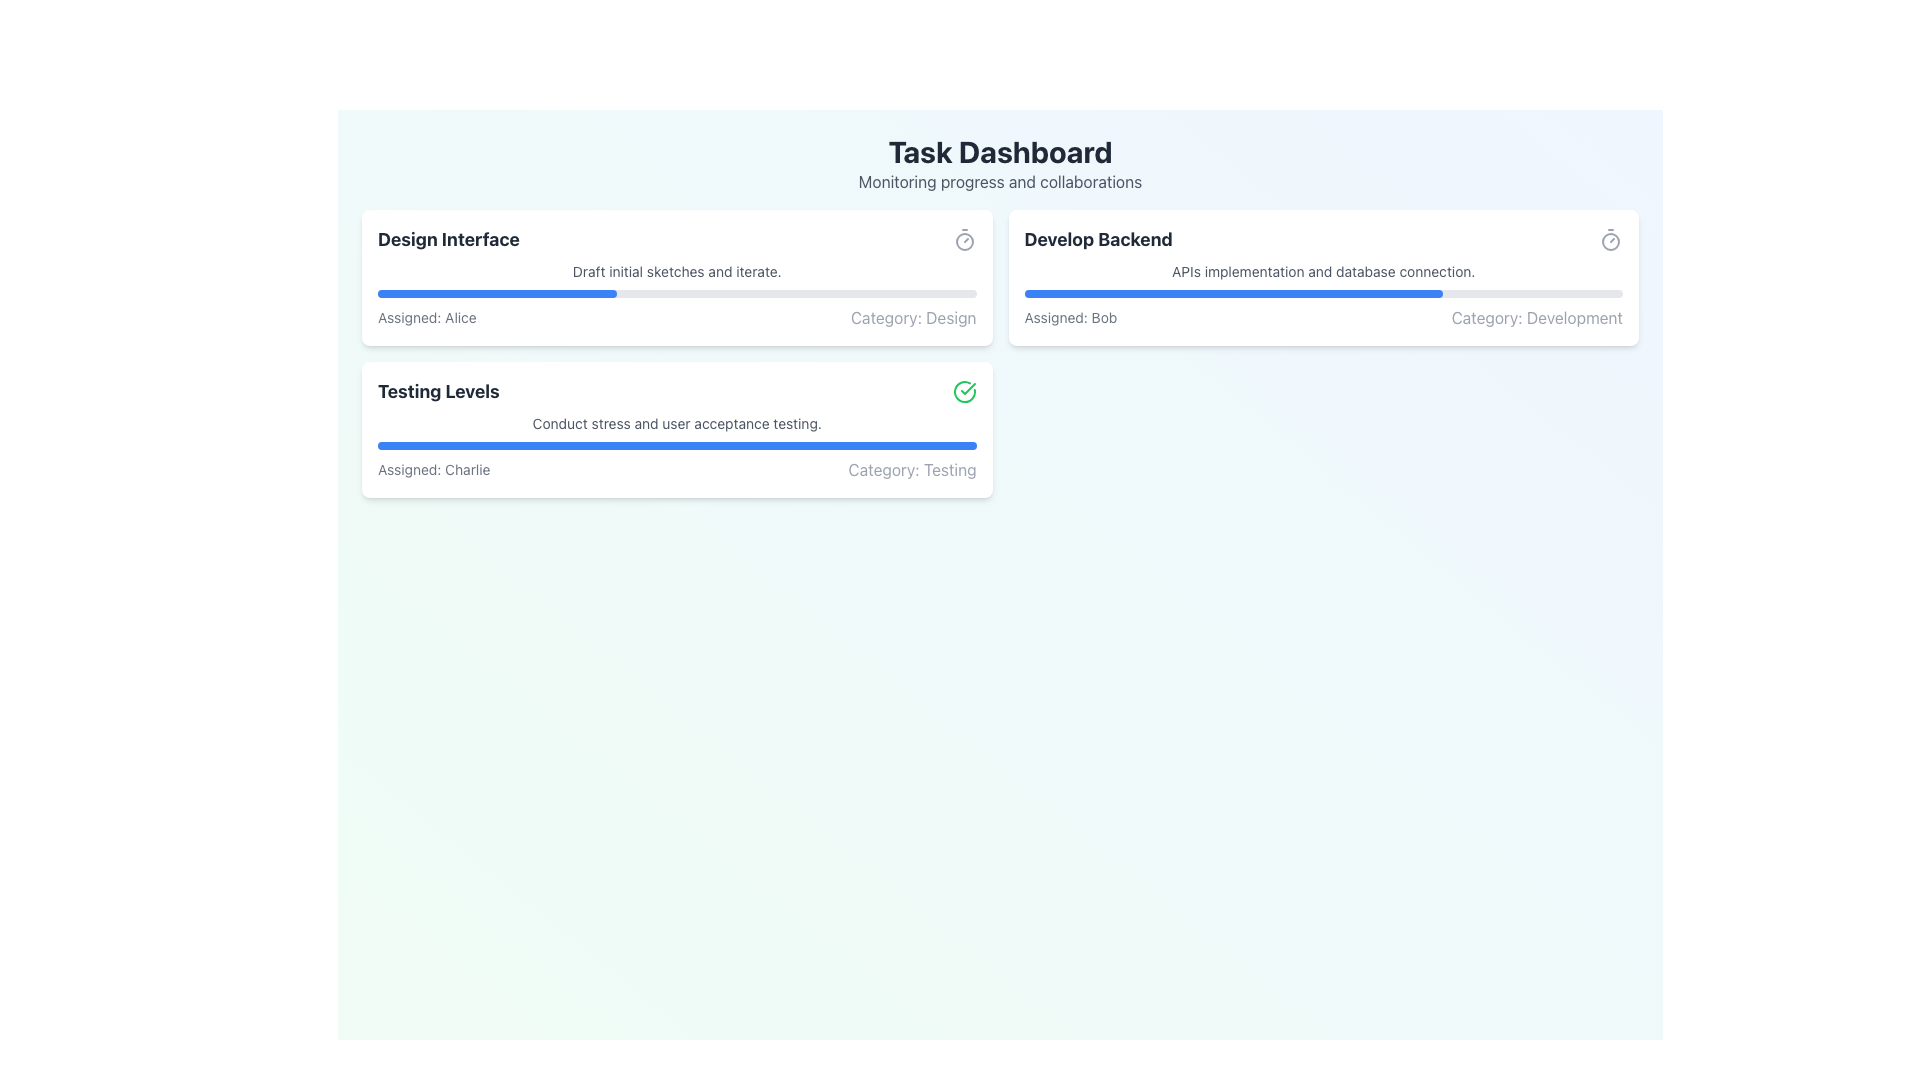 The height and width of the screenshot is (1080, 1920). I want to click on the circular timer icon with a gray outline located at the top right corner of the 'Design Interface' box, so click(964, 238).